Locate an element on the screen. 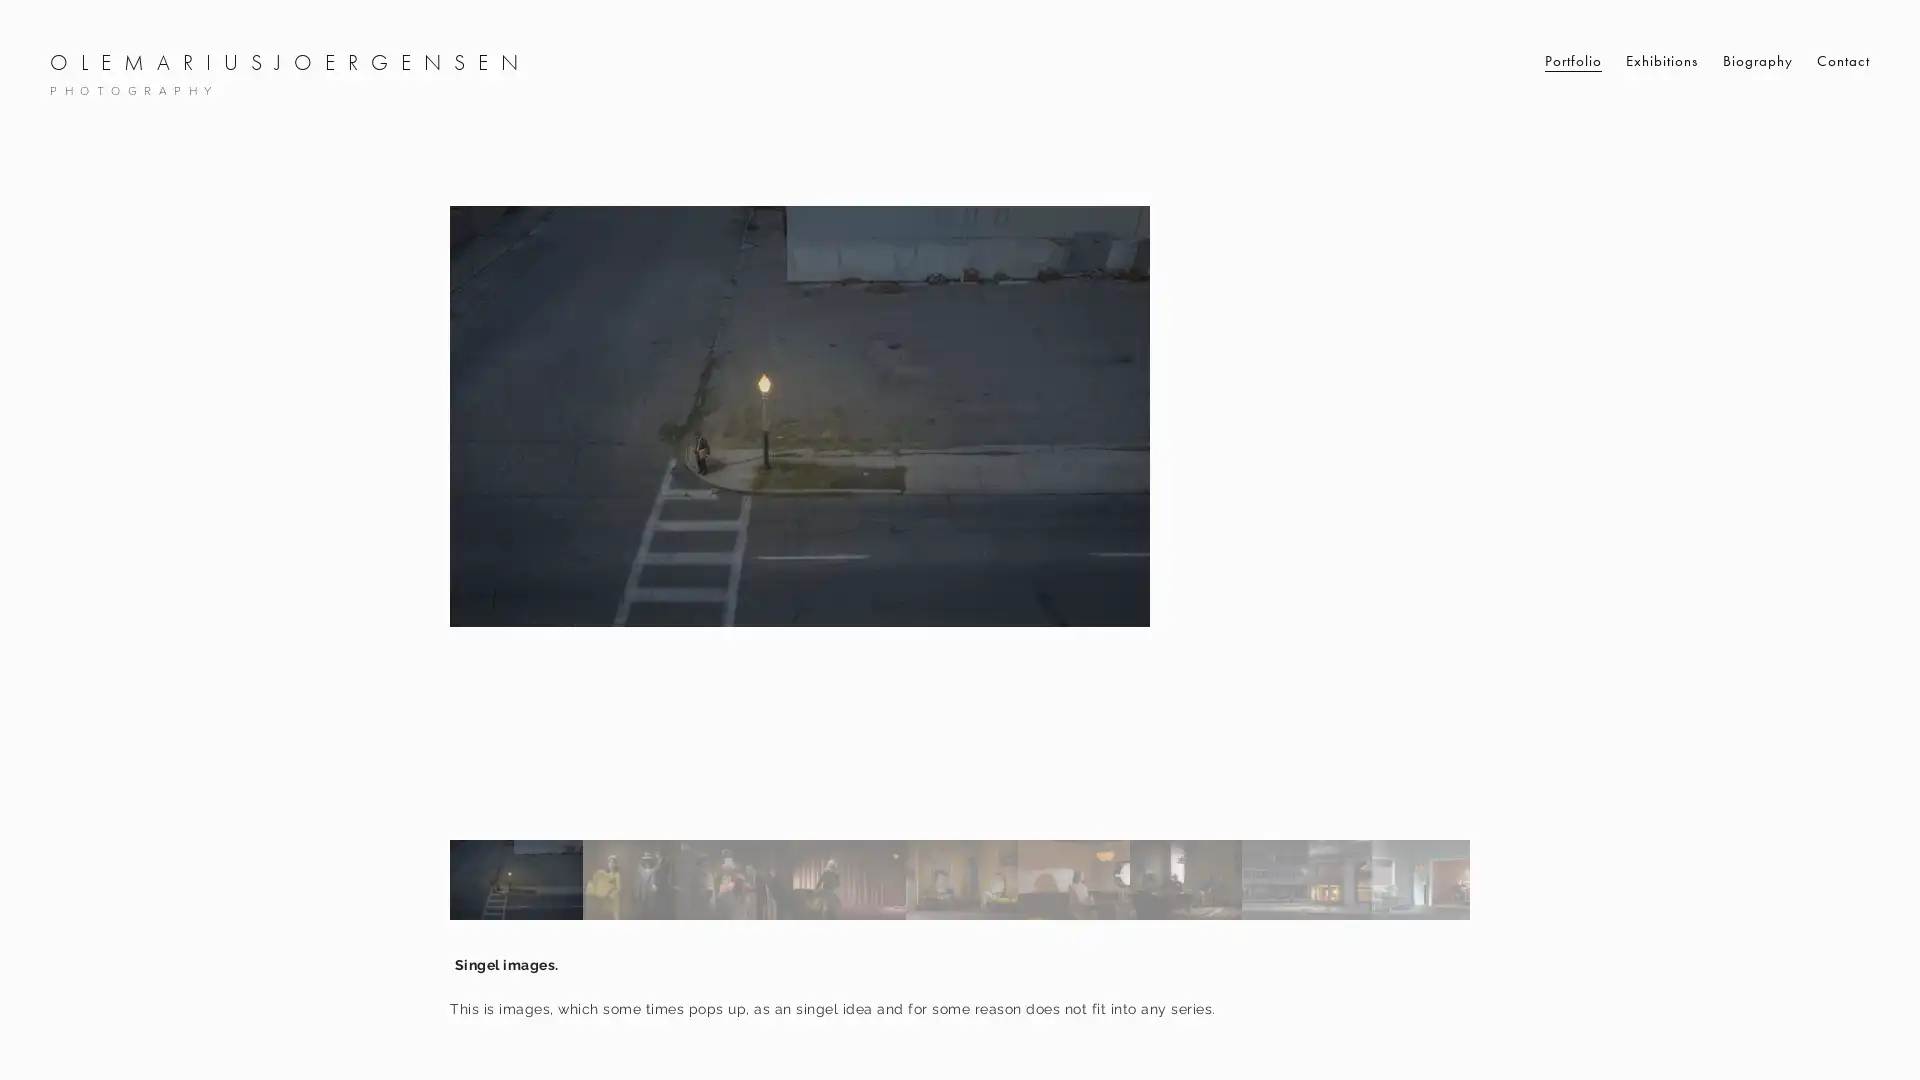 The height and width of the screenshot is (1080, 1920). Slide 9 is located at coordinates (1427, 878).